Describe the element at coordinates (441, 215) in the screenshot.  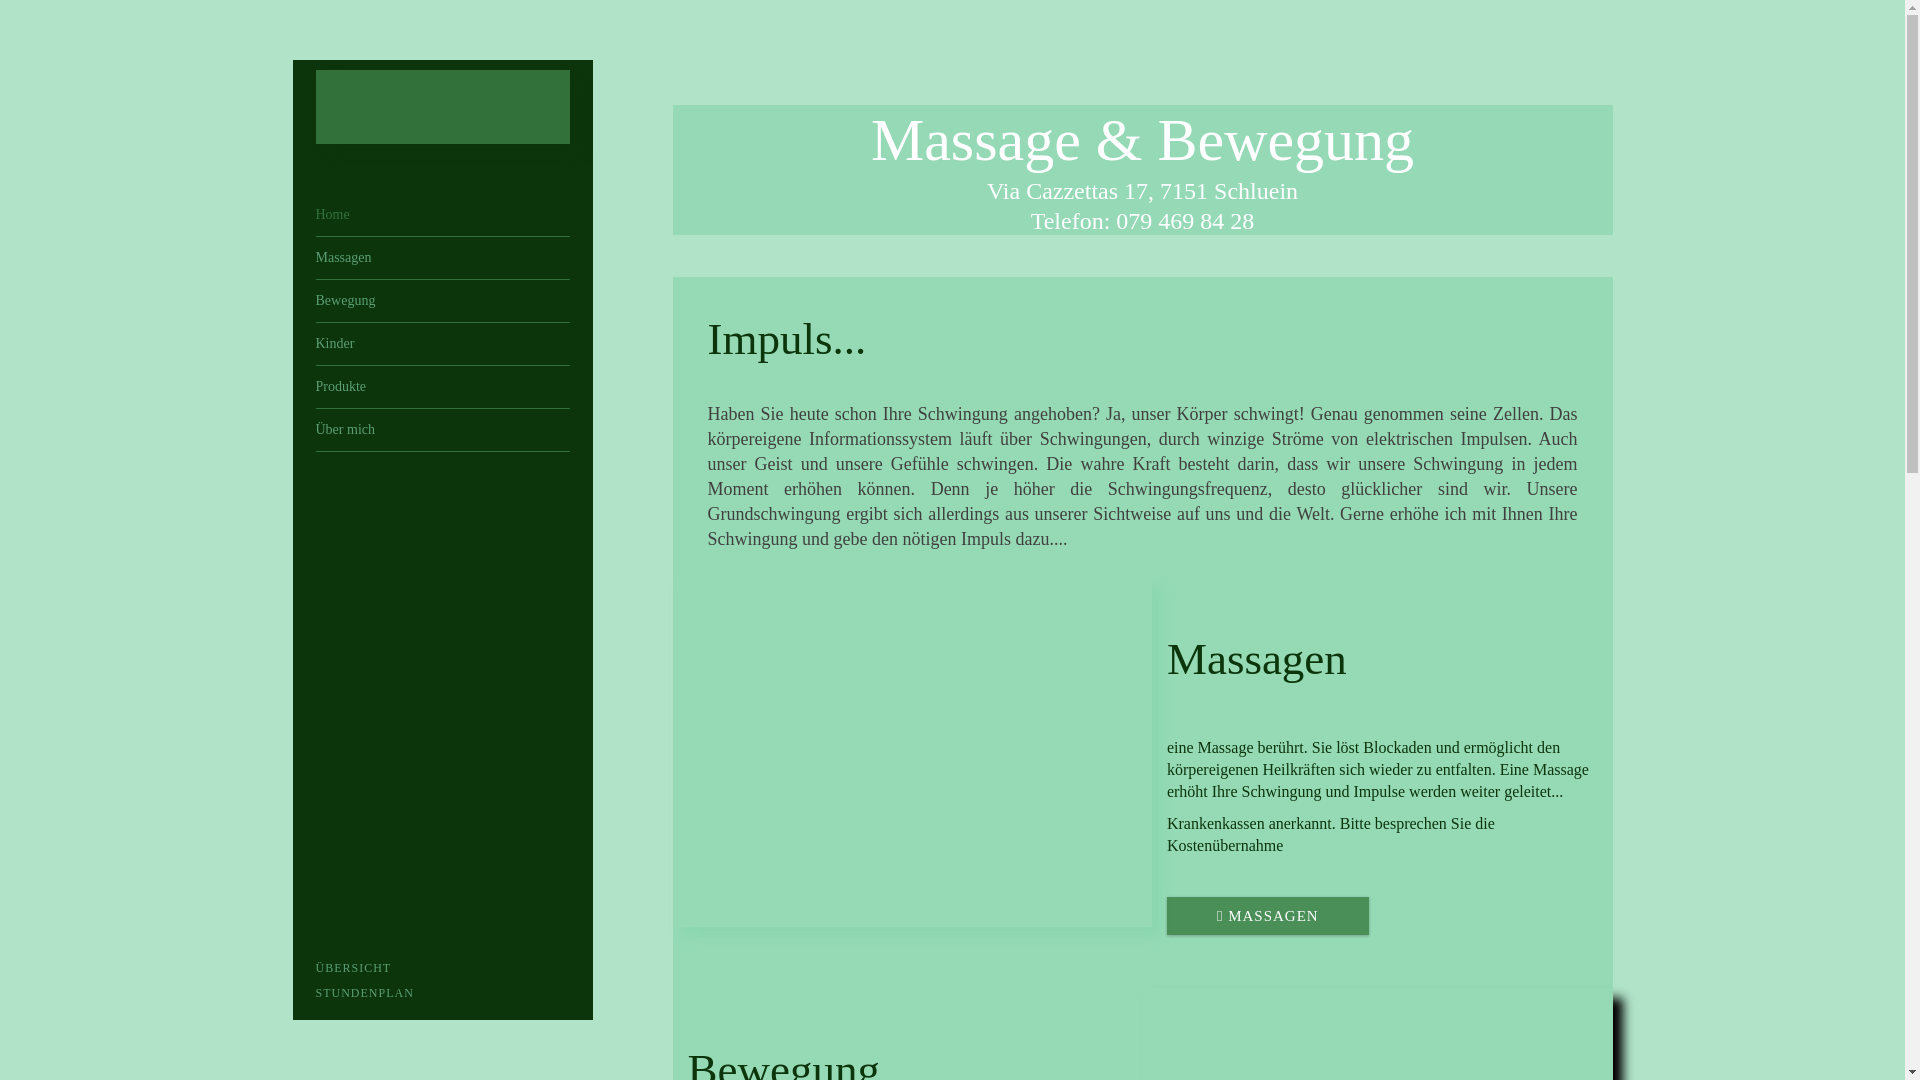
I see `'Home'` at that location.